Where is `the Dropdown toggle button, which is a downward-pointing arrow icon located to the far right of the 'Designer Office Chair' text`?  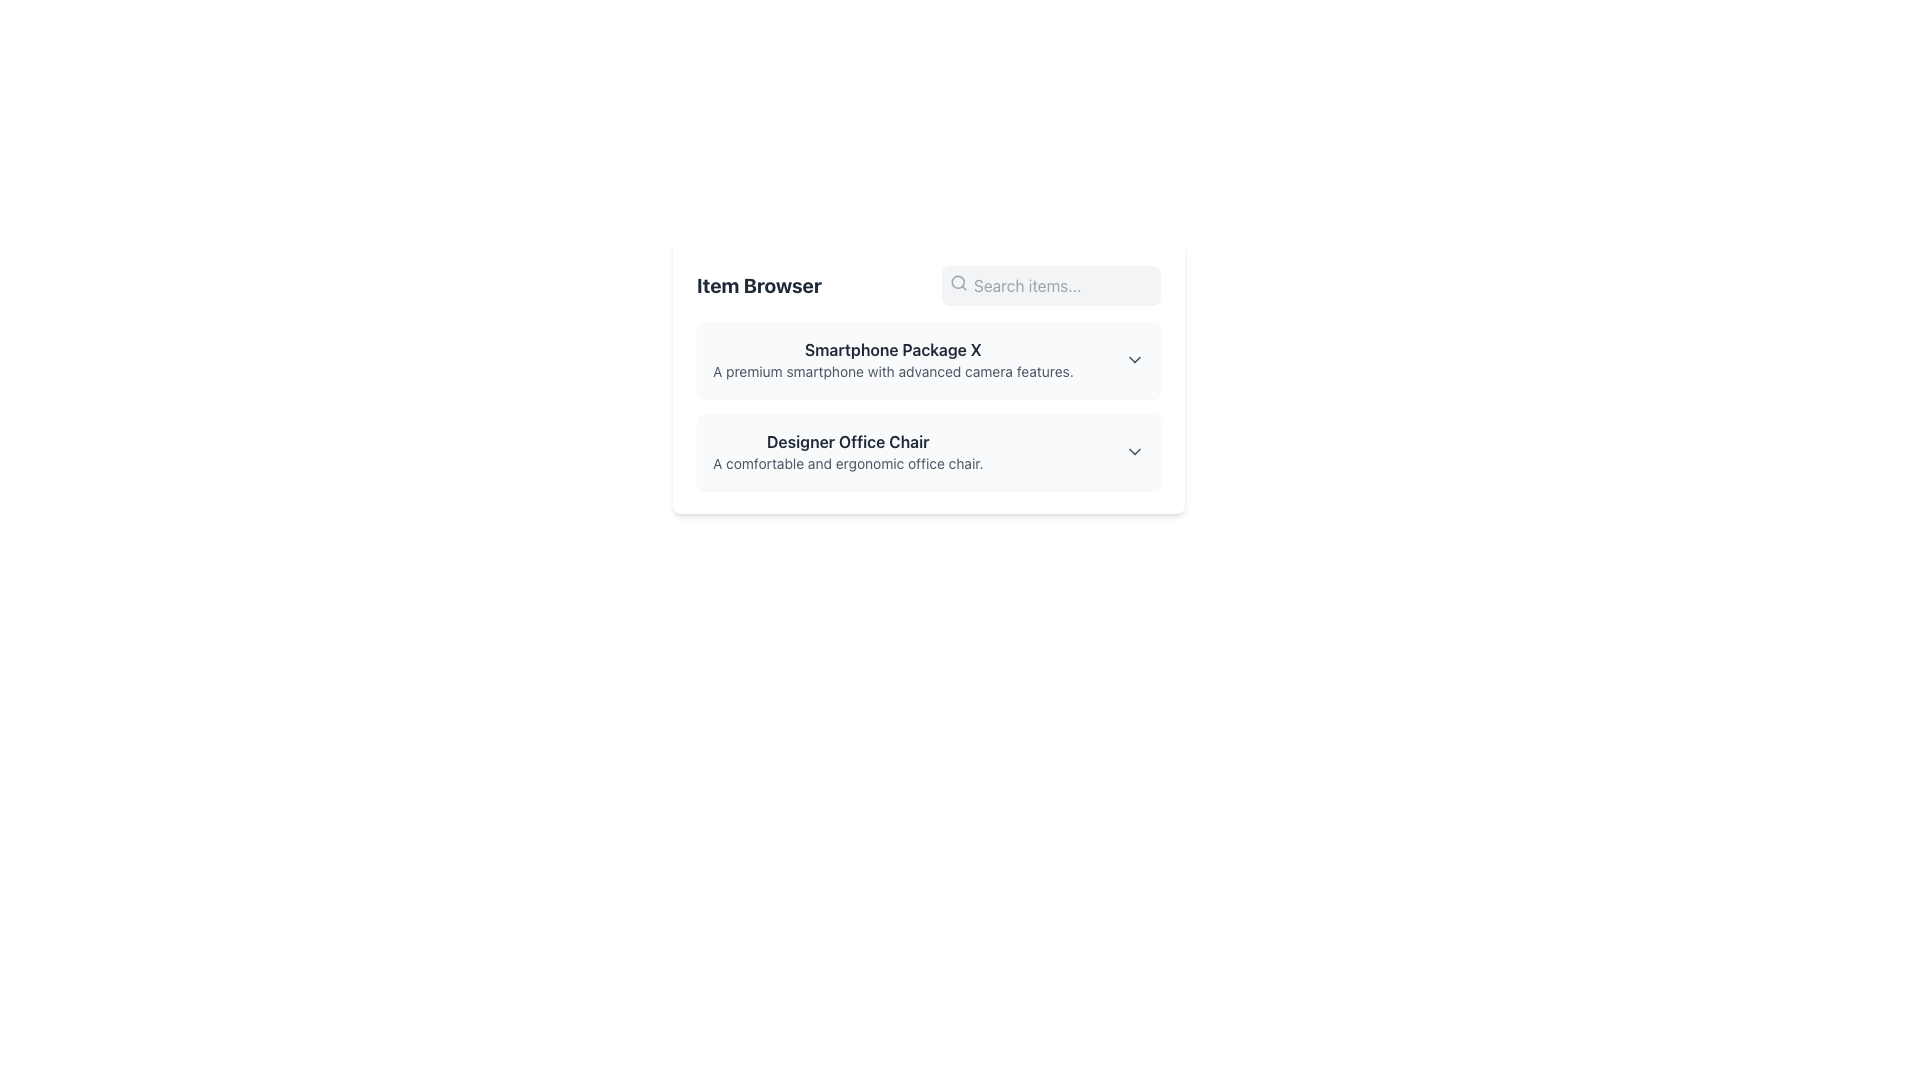
the Dropdown toggle button, which is a downward-pointing arrow icon located to the far right of the 'Designer Office Chair' text is located at coordinates (1134, 451).